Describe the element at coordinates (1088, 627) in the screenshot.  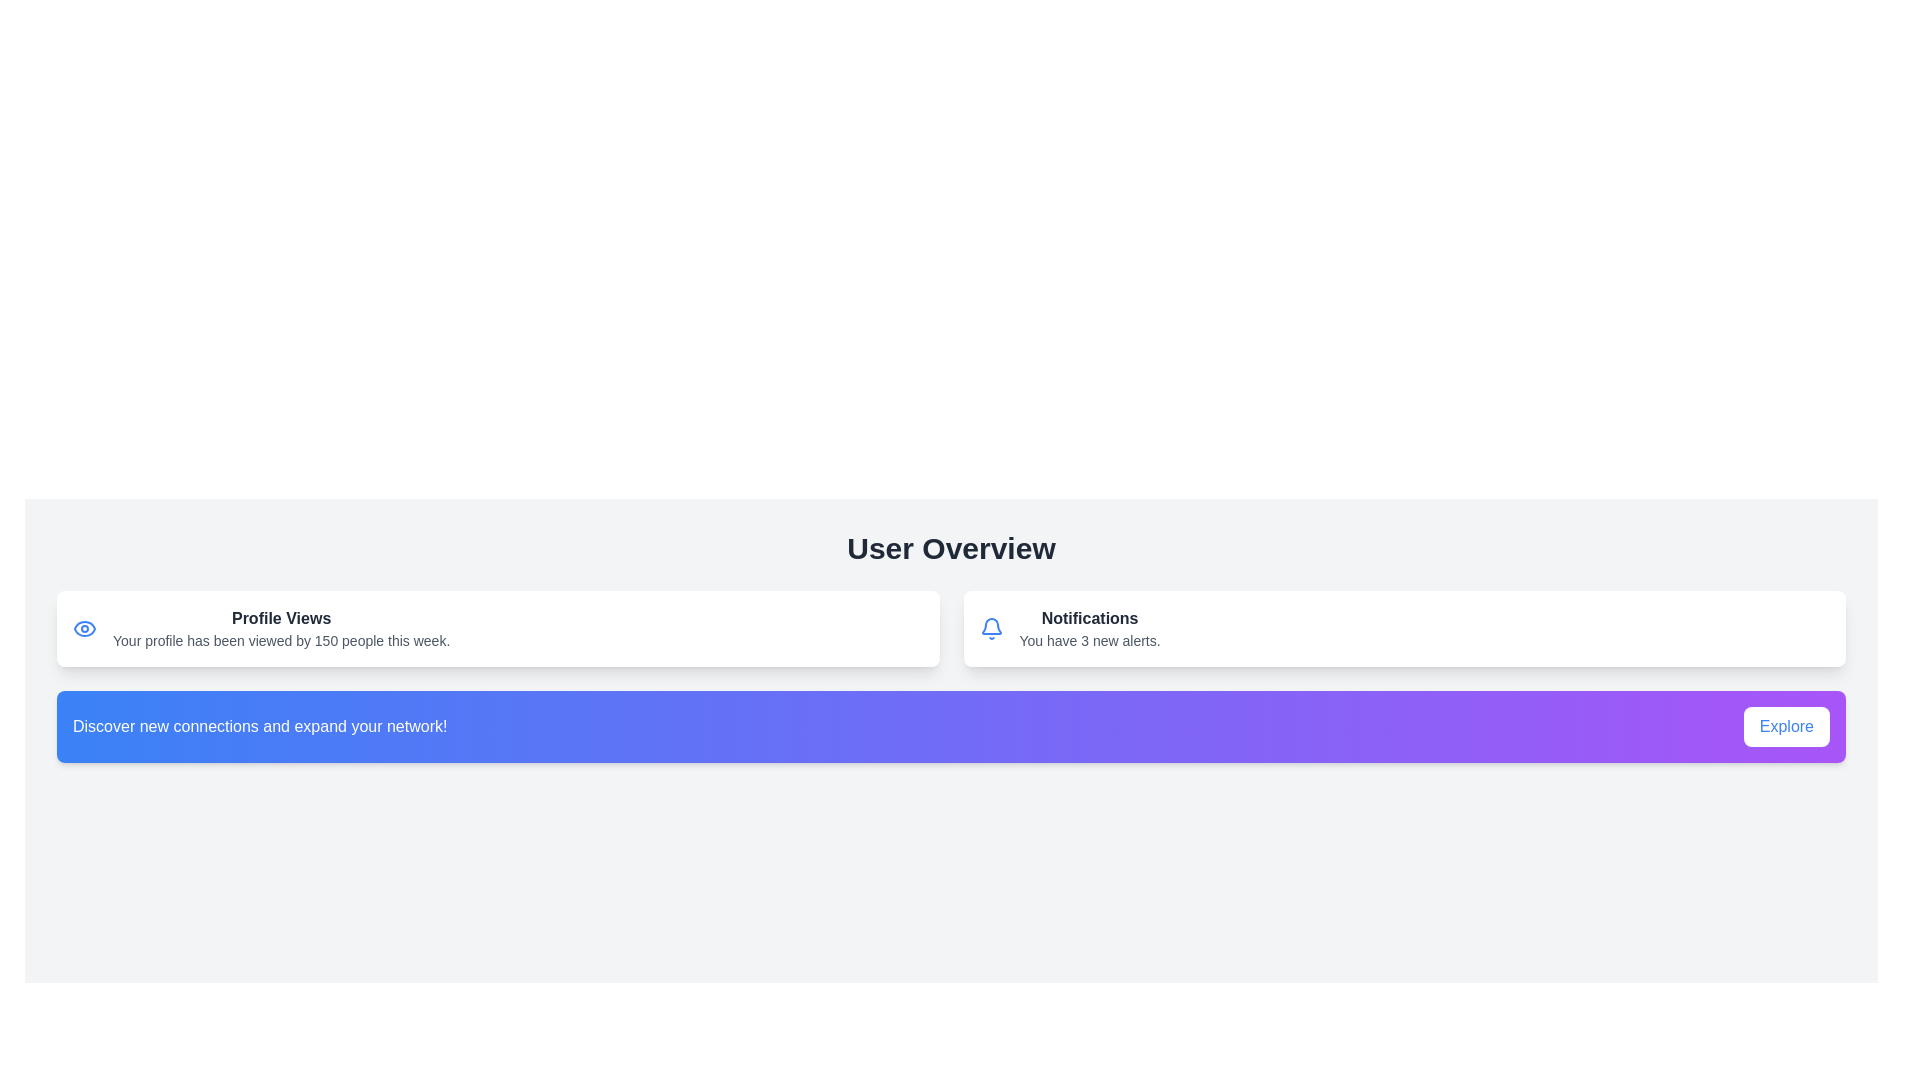
I see `notification content displayed in the text block titled 'Notifications' with the message 'You have 3 new alerts.'` at that location.